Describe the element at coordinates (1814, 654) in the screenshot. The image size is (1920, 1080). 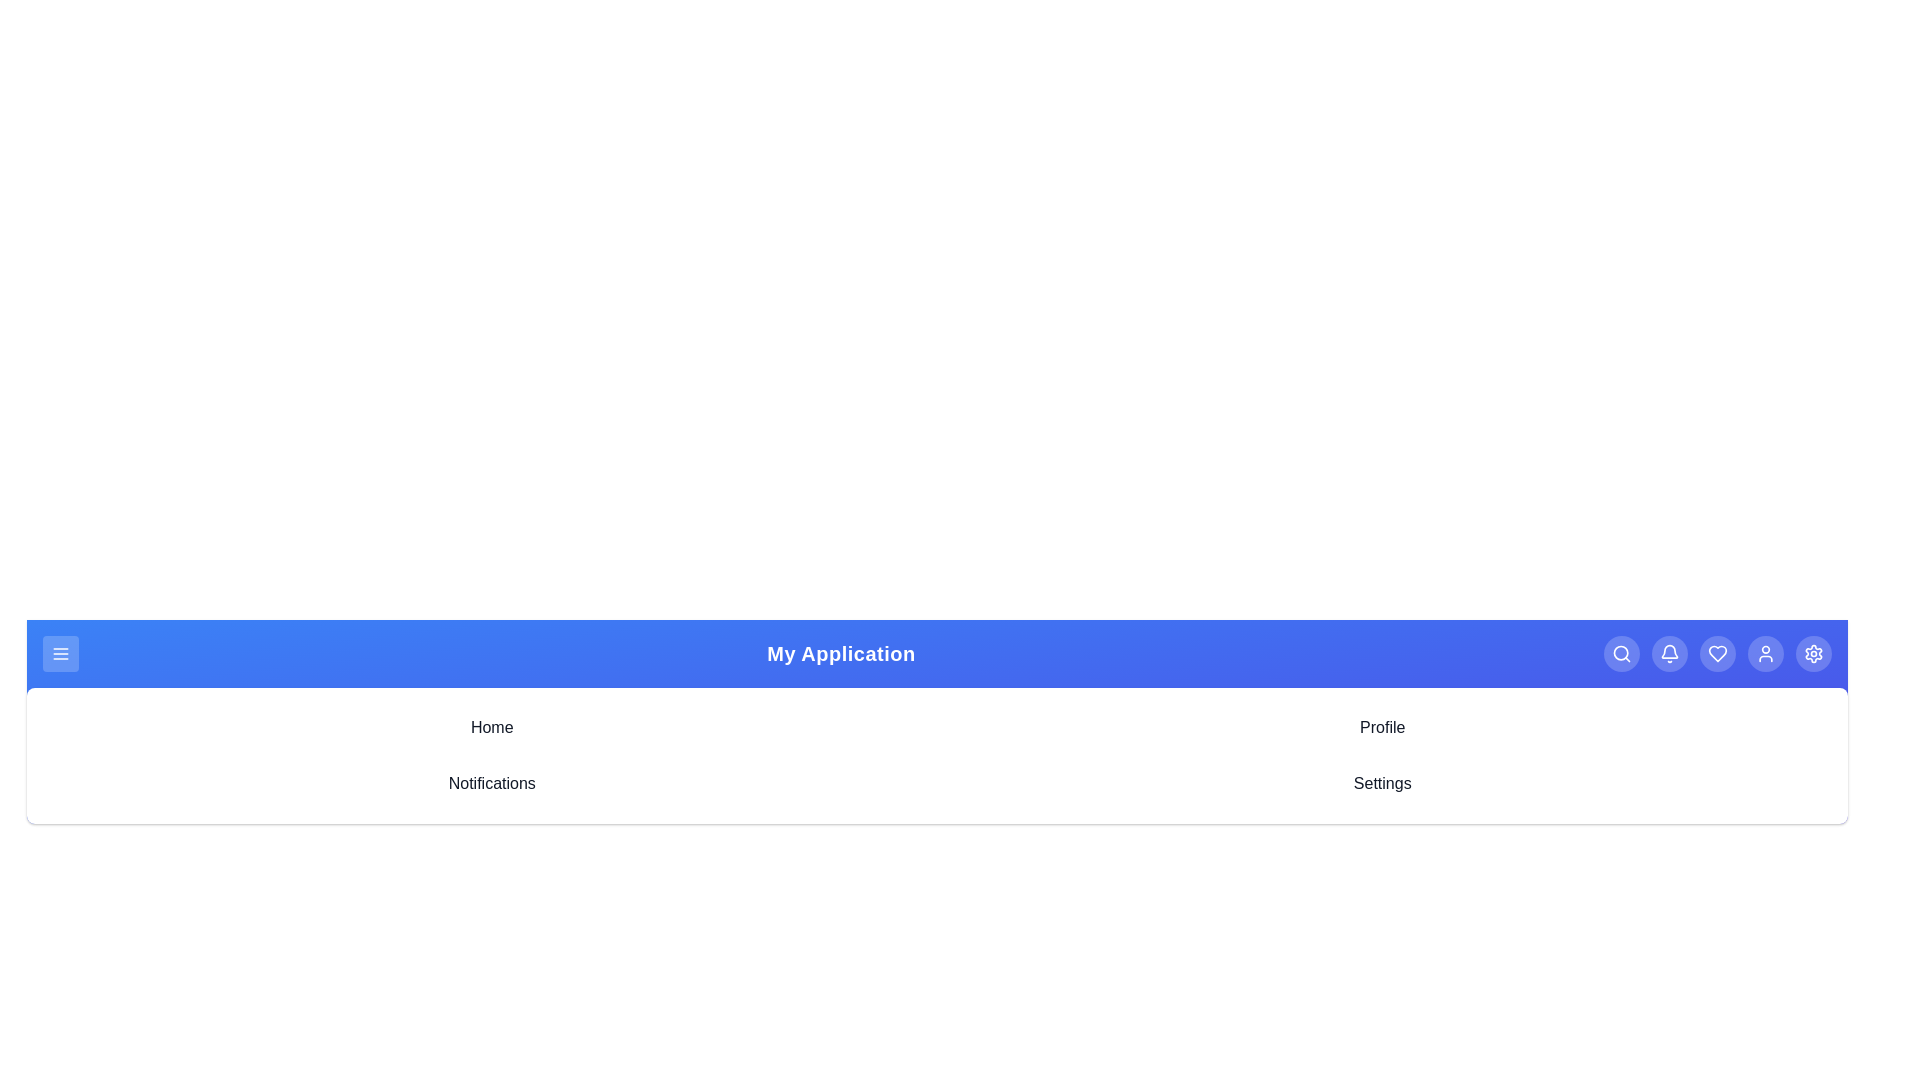
I see `the 'Settings' button in the menu` at that location.